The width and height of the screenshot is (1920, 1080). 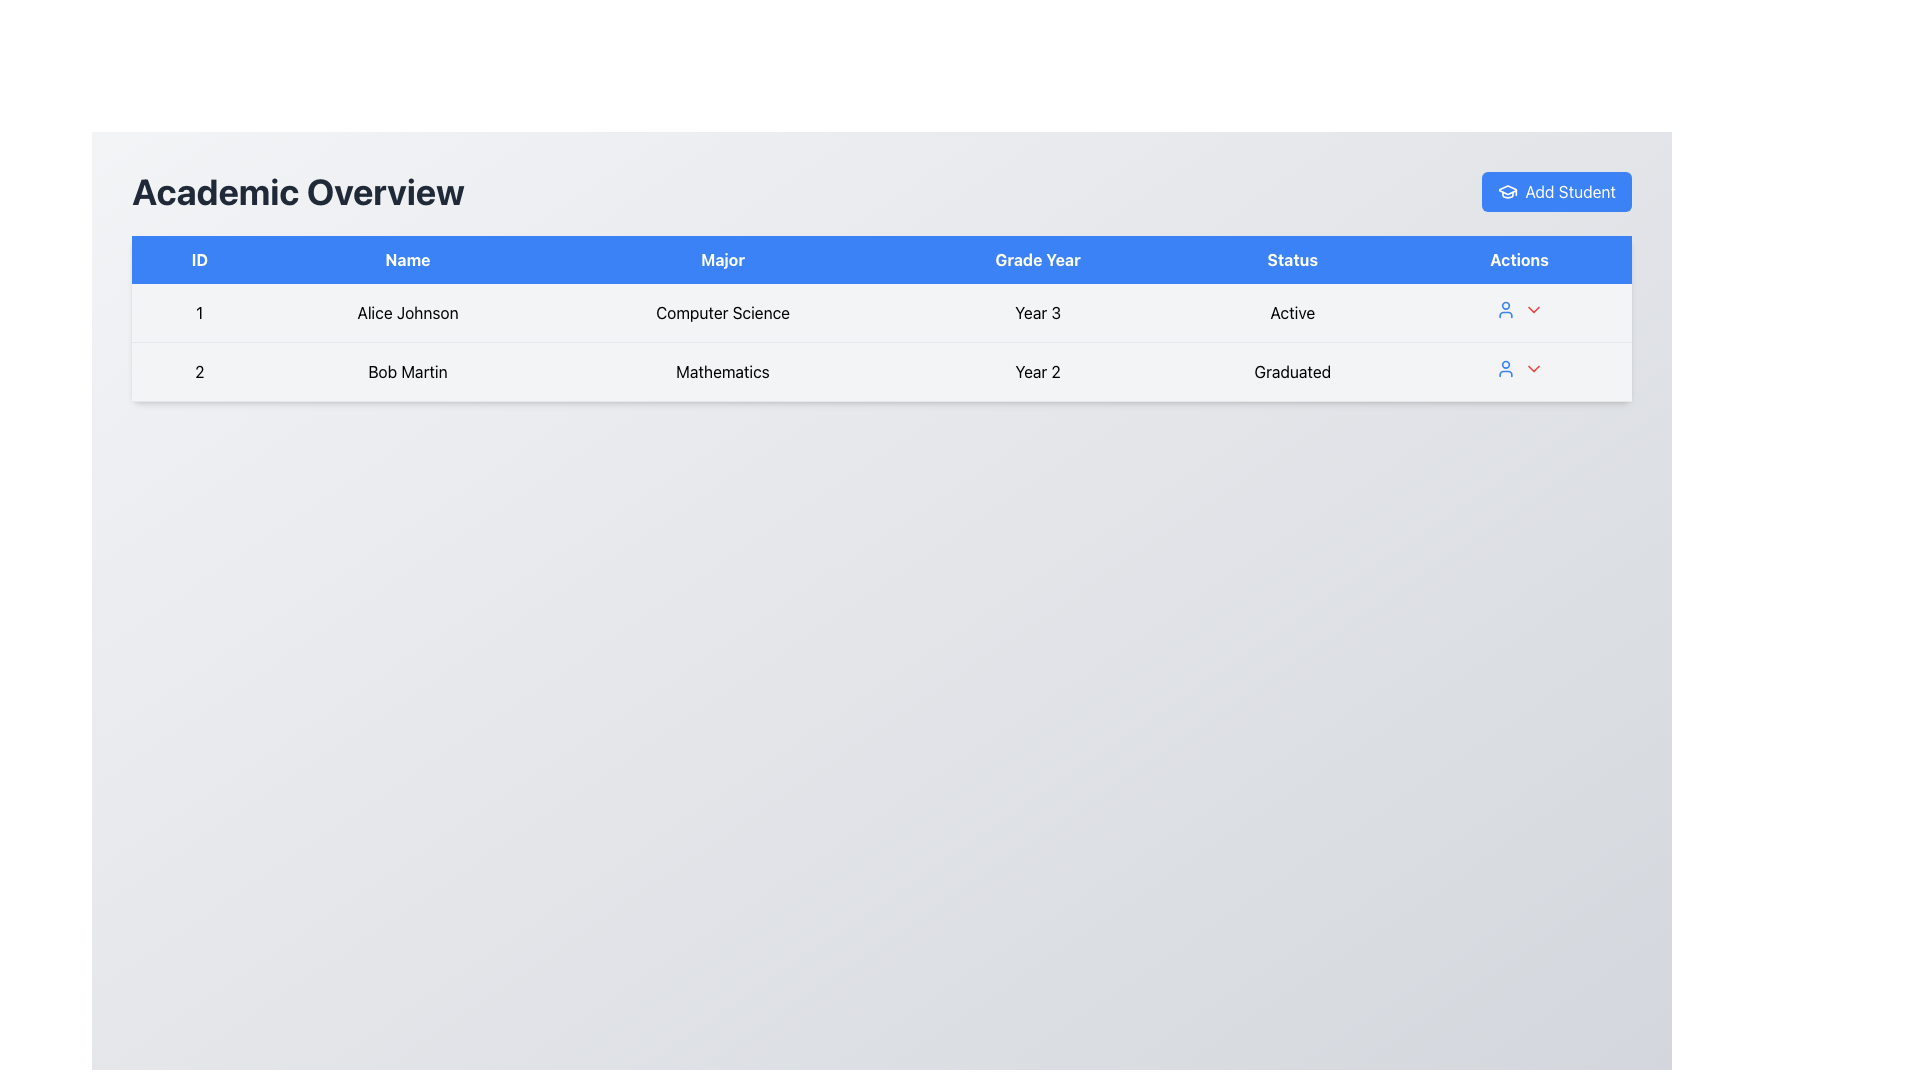 I want to click on the graduation cap icon positioned to the left of the 'Add Student' text in the top-right button of the interface, so click(x=1507, y=192).